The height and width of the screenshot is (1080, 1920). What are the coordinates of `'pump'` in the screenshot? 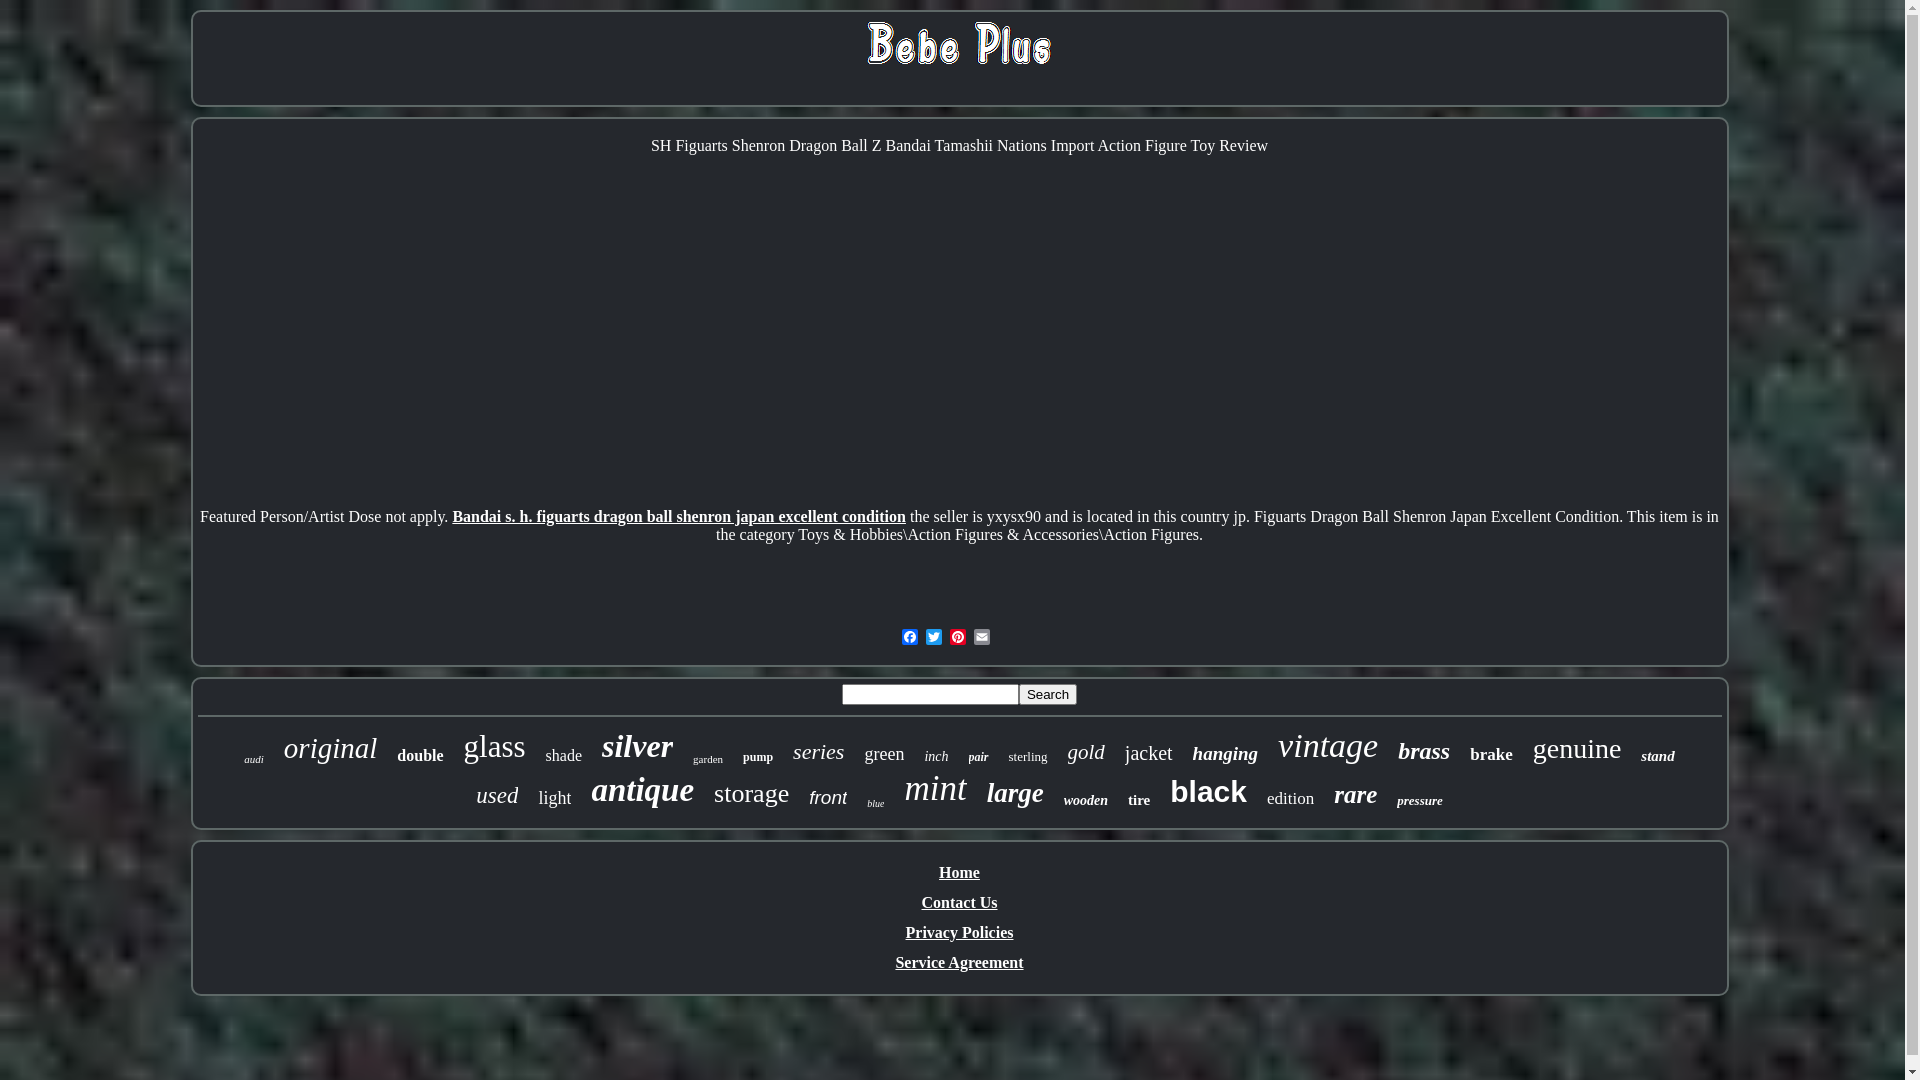 It's located at (757, 757).